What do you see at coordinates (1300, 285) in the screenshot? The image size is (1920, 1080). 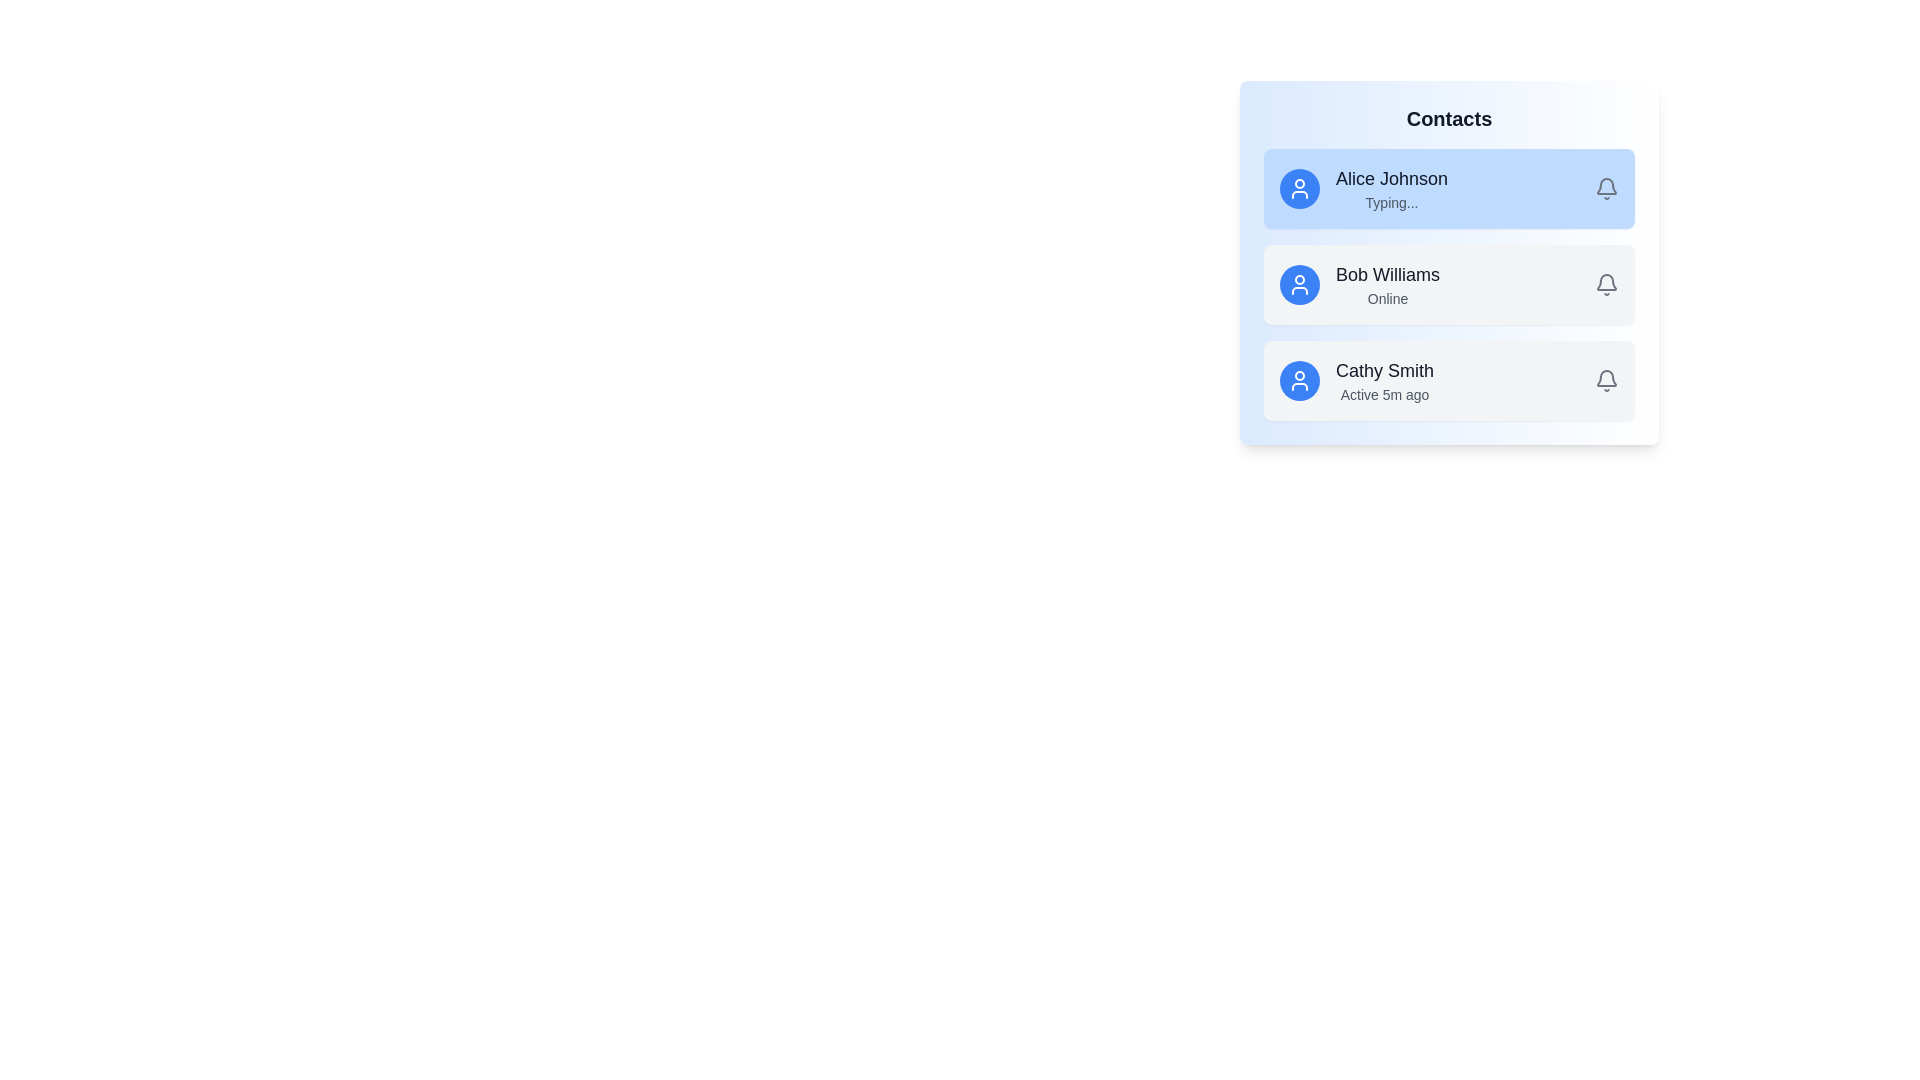 I see `the blue circular Profile Avatar button with a white user icon` at bounding box center [1300, 285].